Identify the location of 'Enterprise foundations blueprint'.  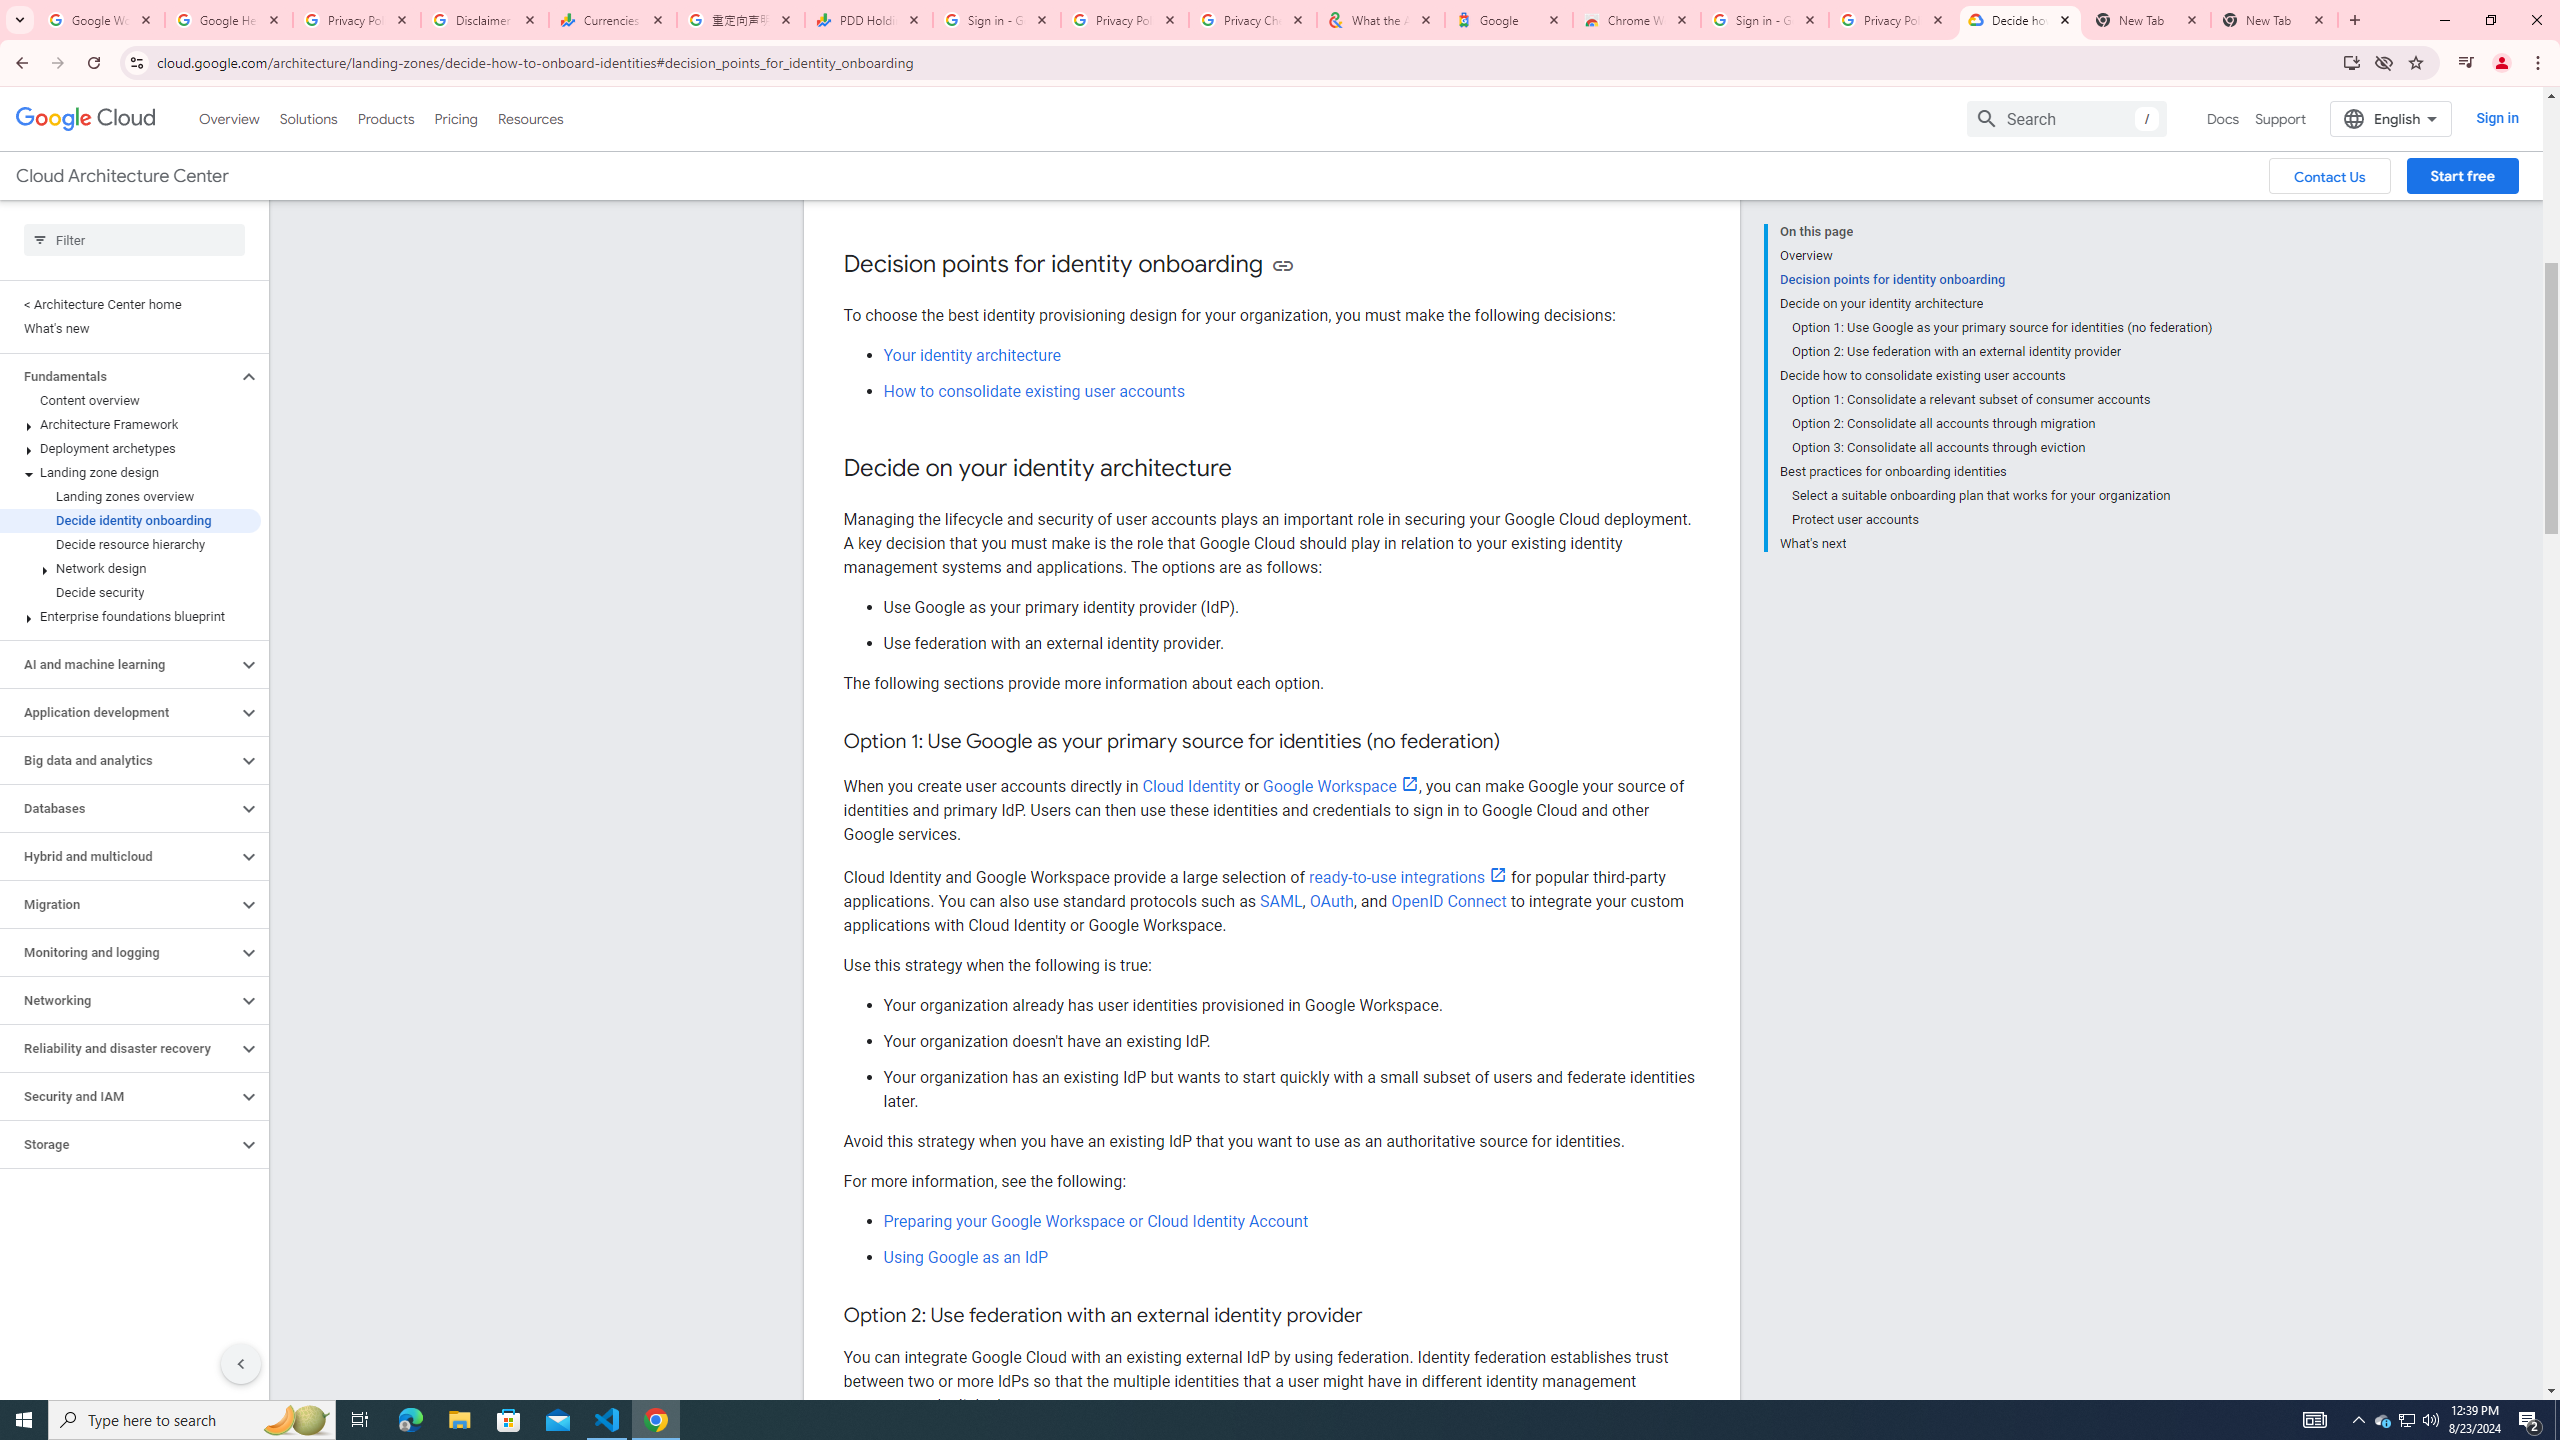
(130, 616).